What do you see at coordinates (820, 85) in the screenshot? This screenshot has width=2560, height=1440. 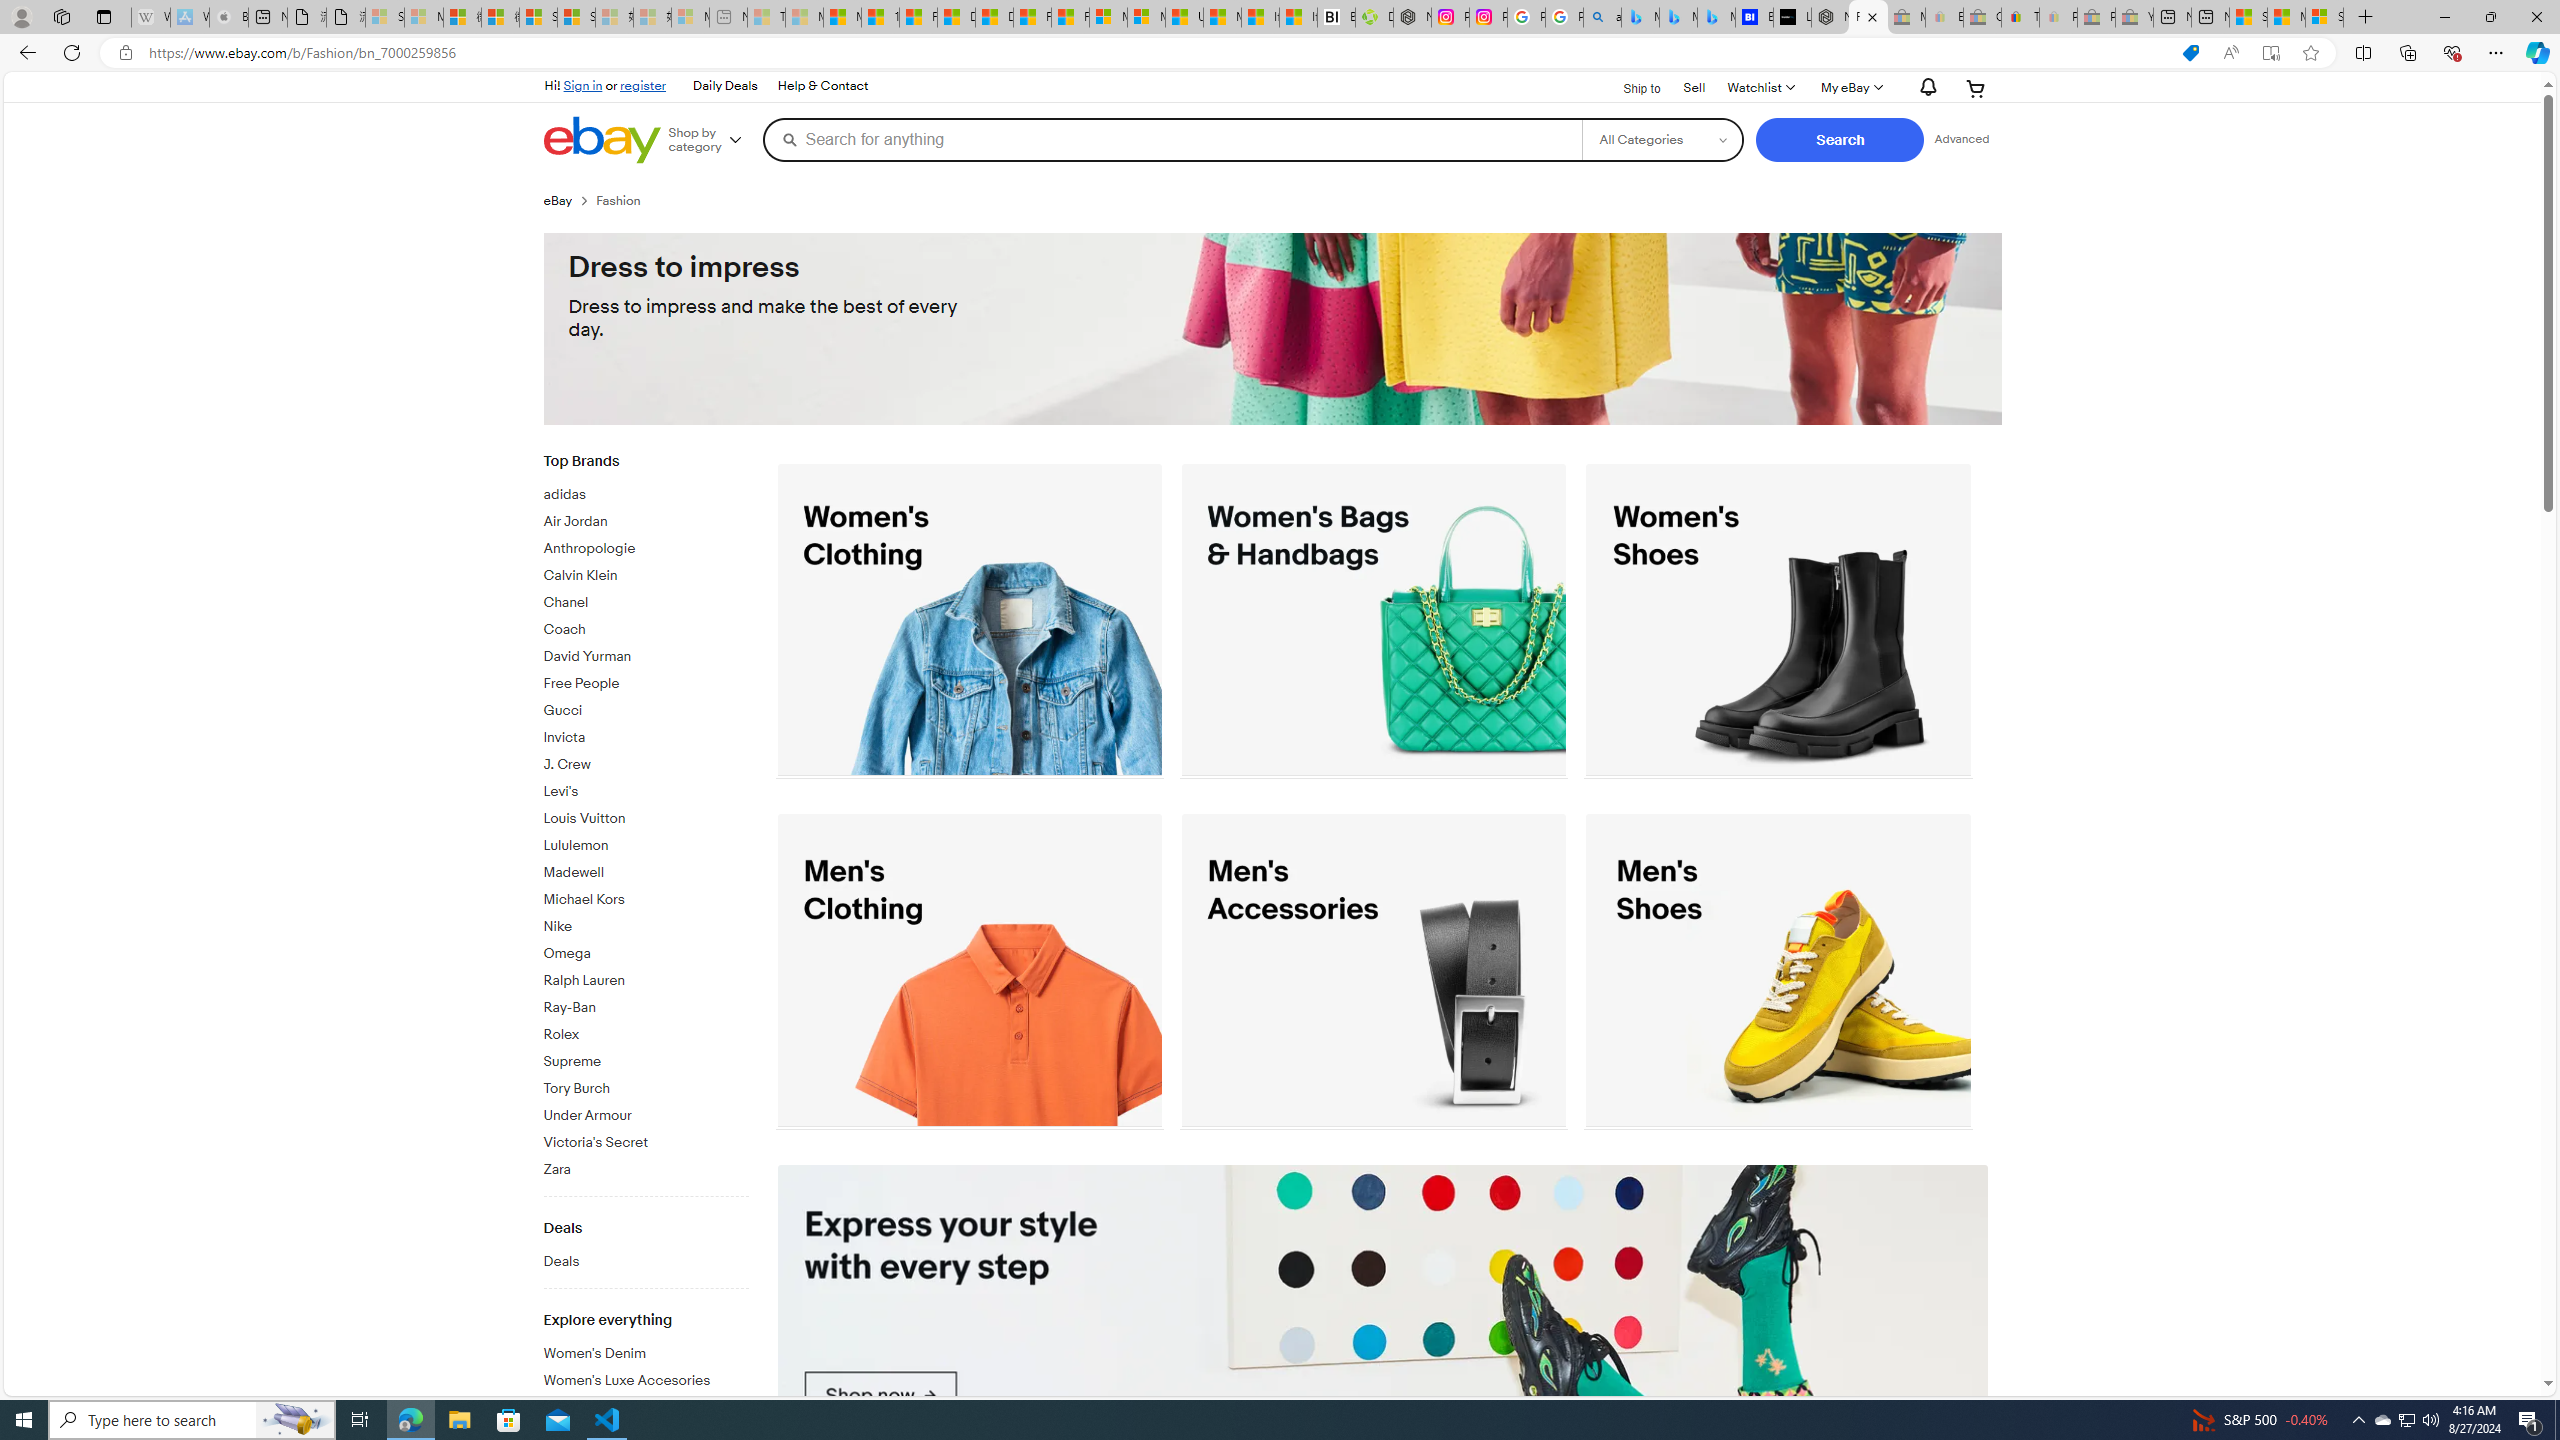 I see `'Help & Contact'` at bounding box center [820, 85].